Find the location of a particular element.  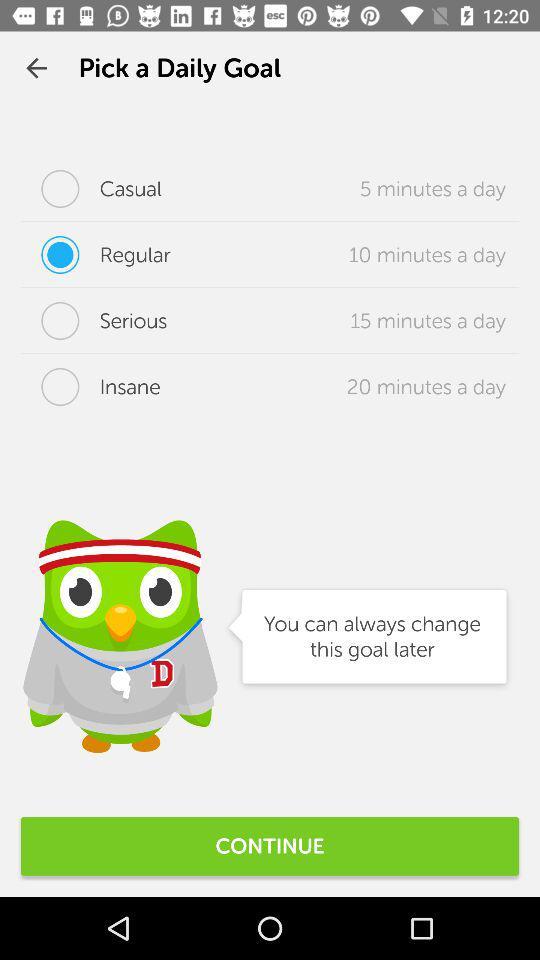

the serious is located at coordinates (93, 321).